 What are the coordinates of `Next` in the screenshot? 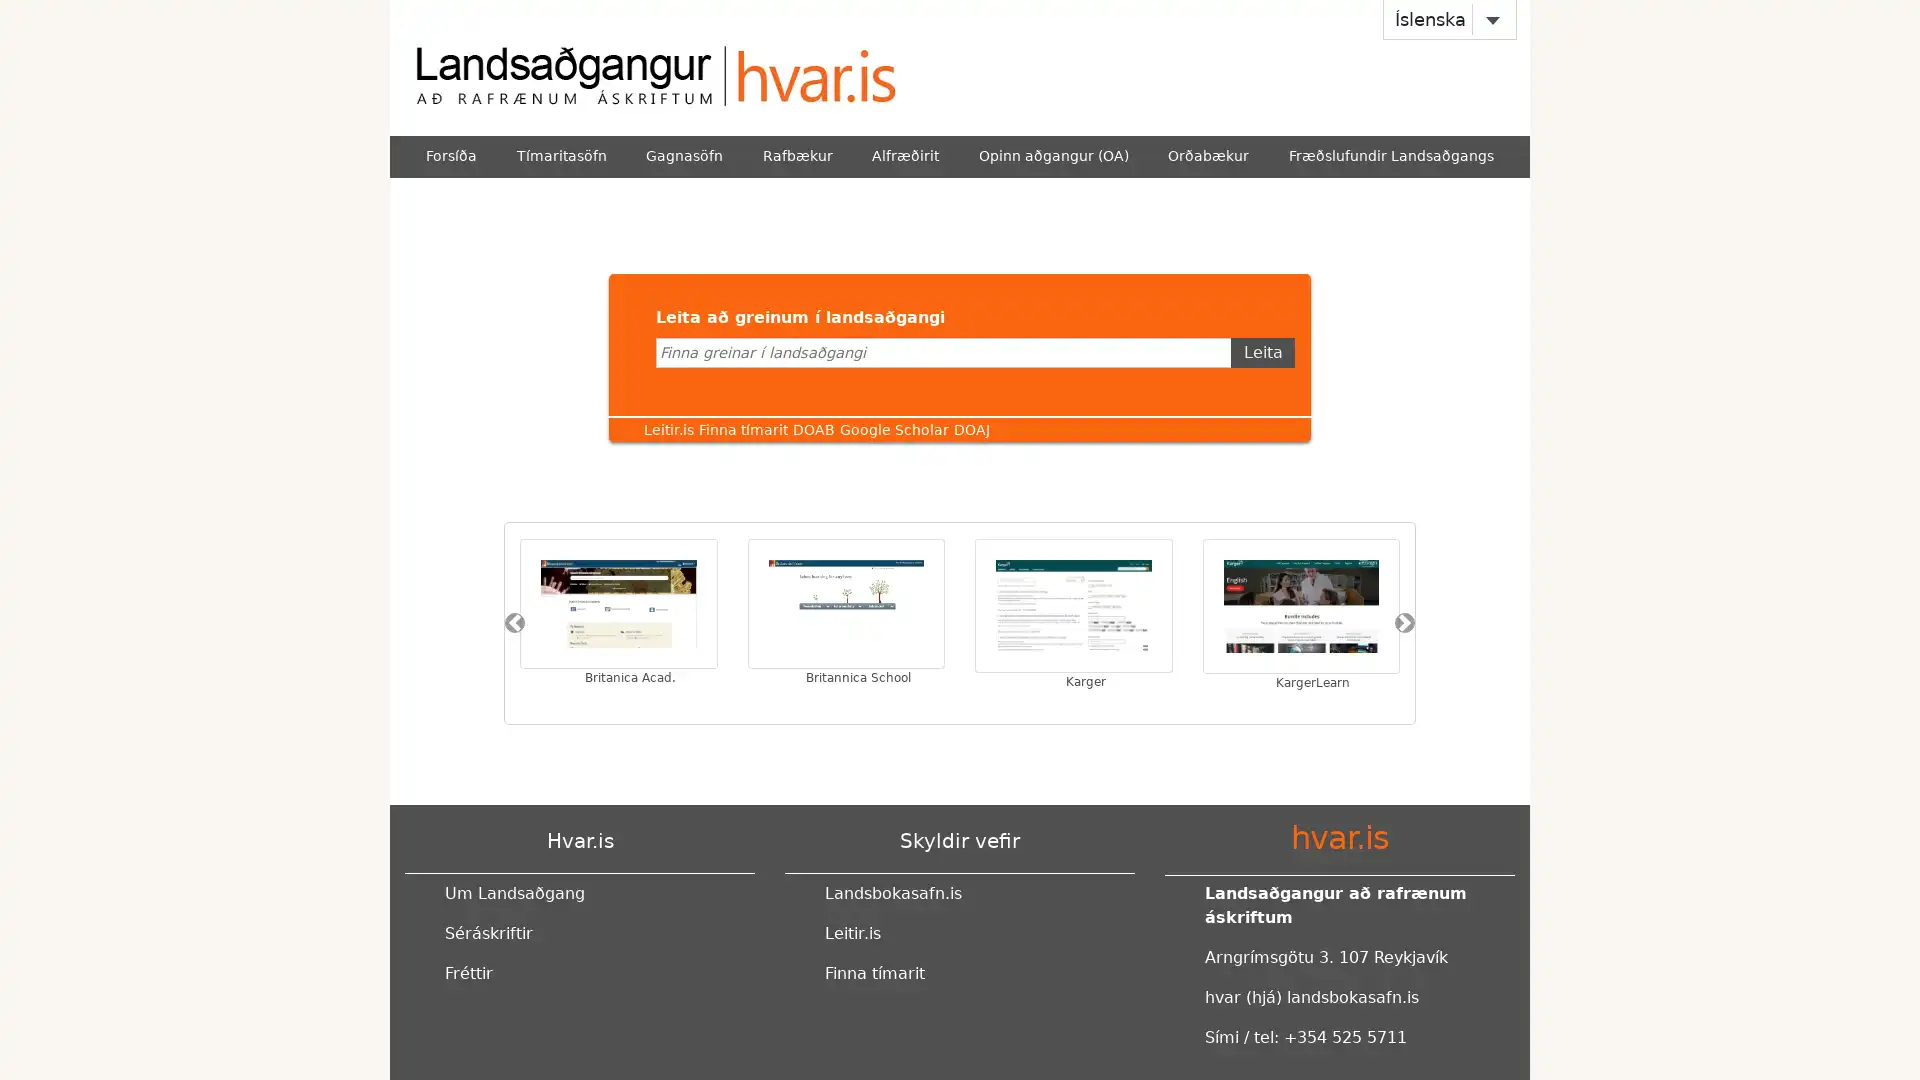 It's located at (1404, 622).